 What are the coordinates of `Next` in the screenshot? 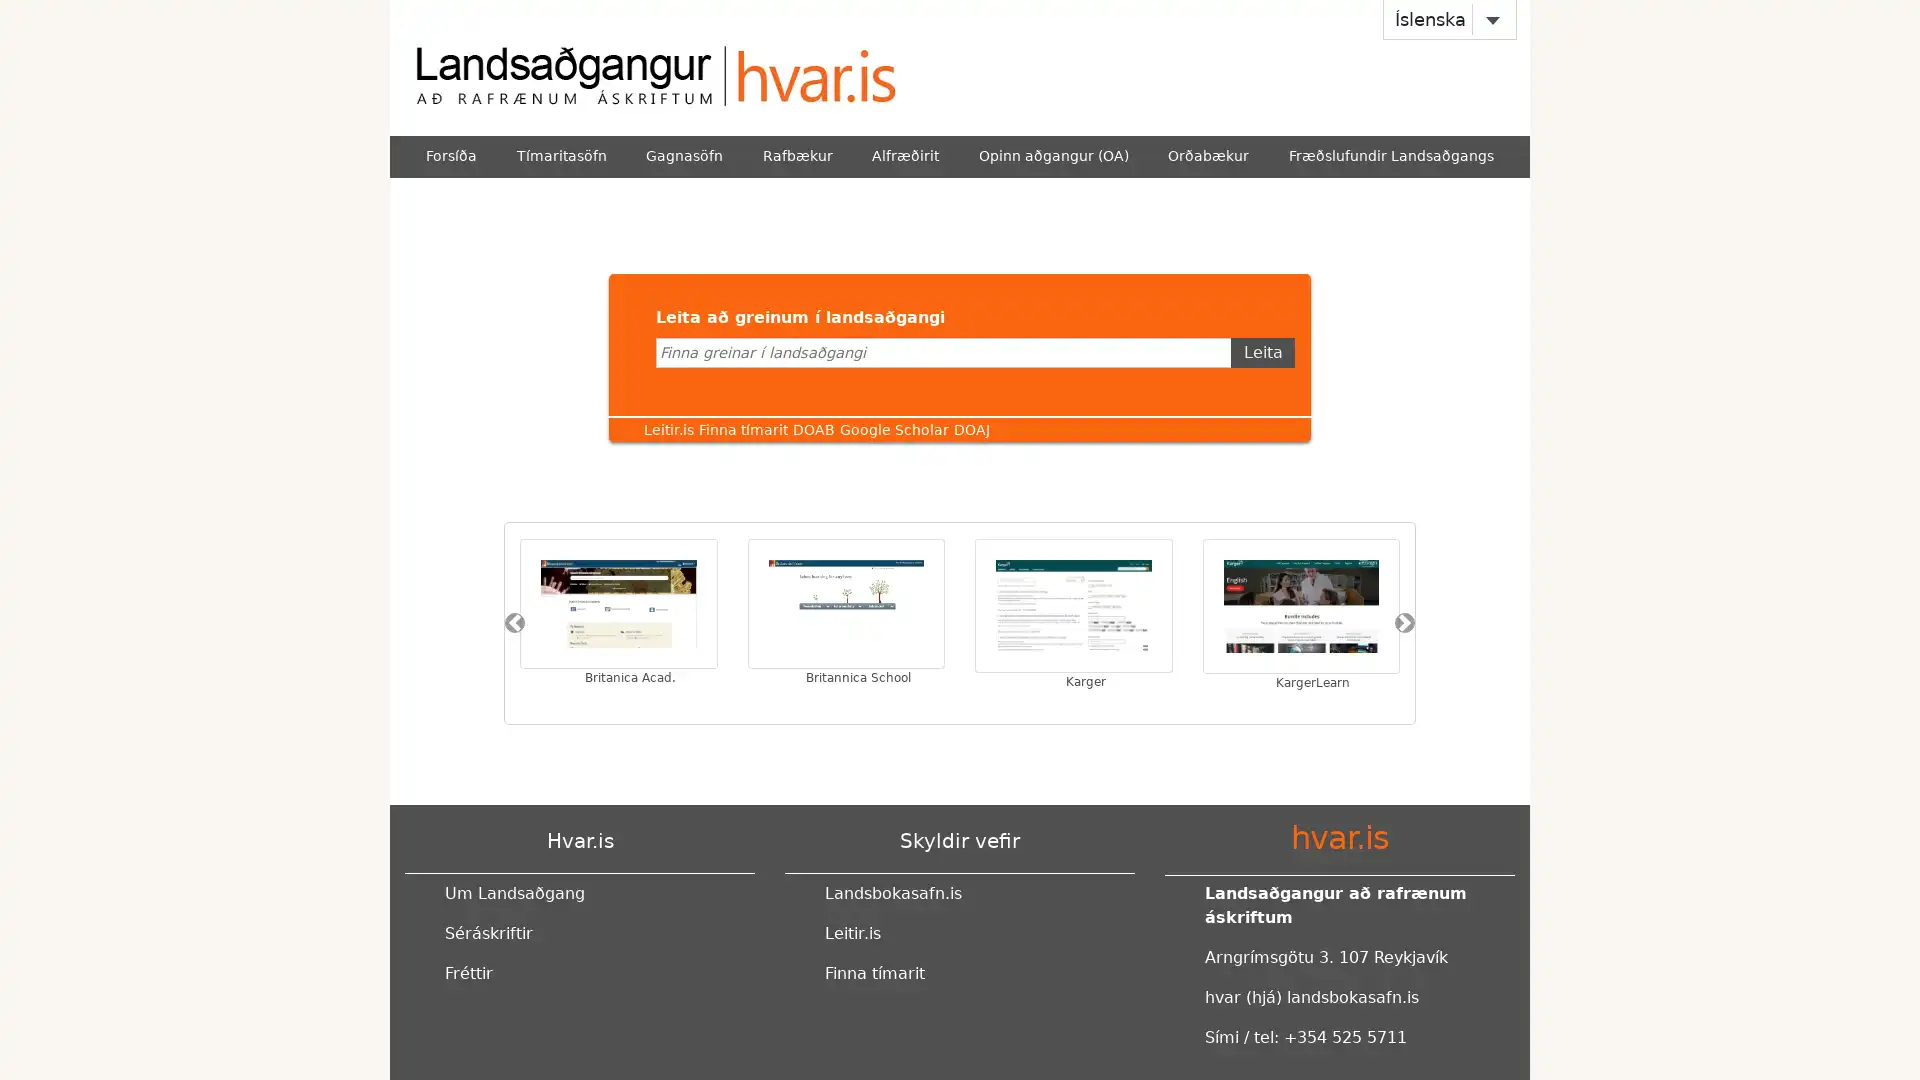 It's located at (1404, 622).